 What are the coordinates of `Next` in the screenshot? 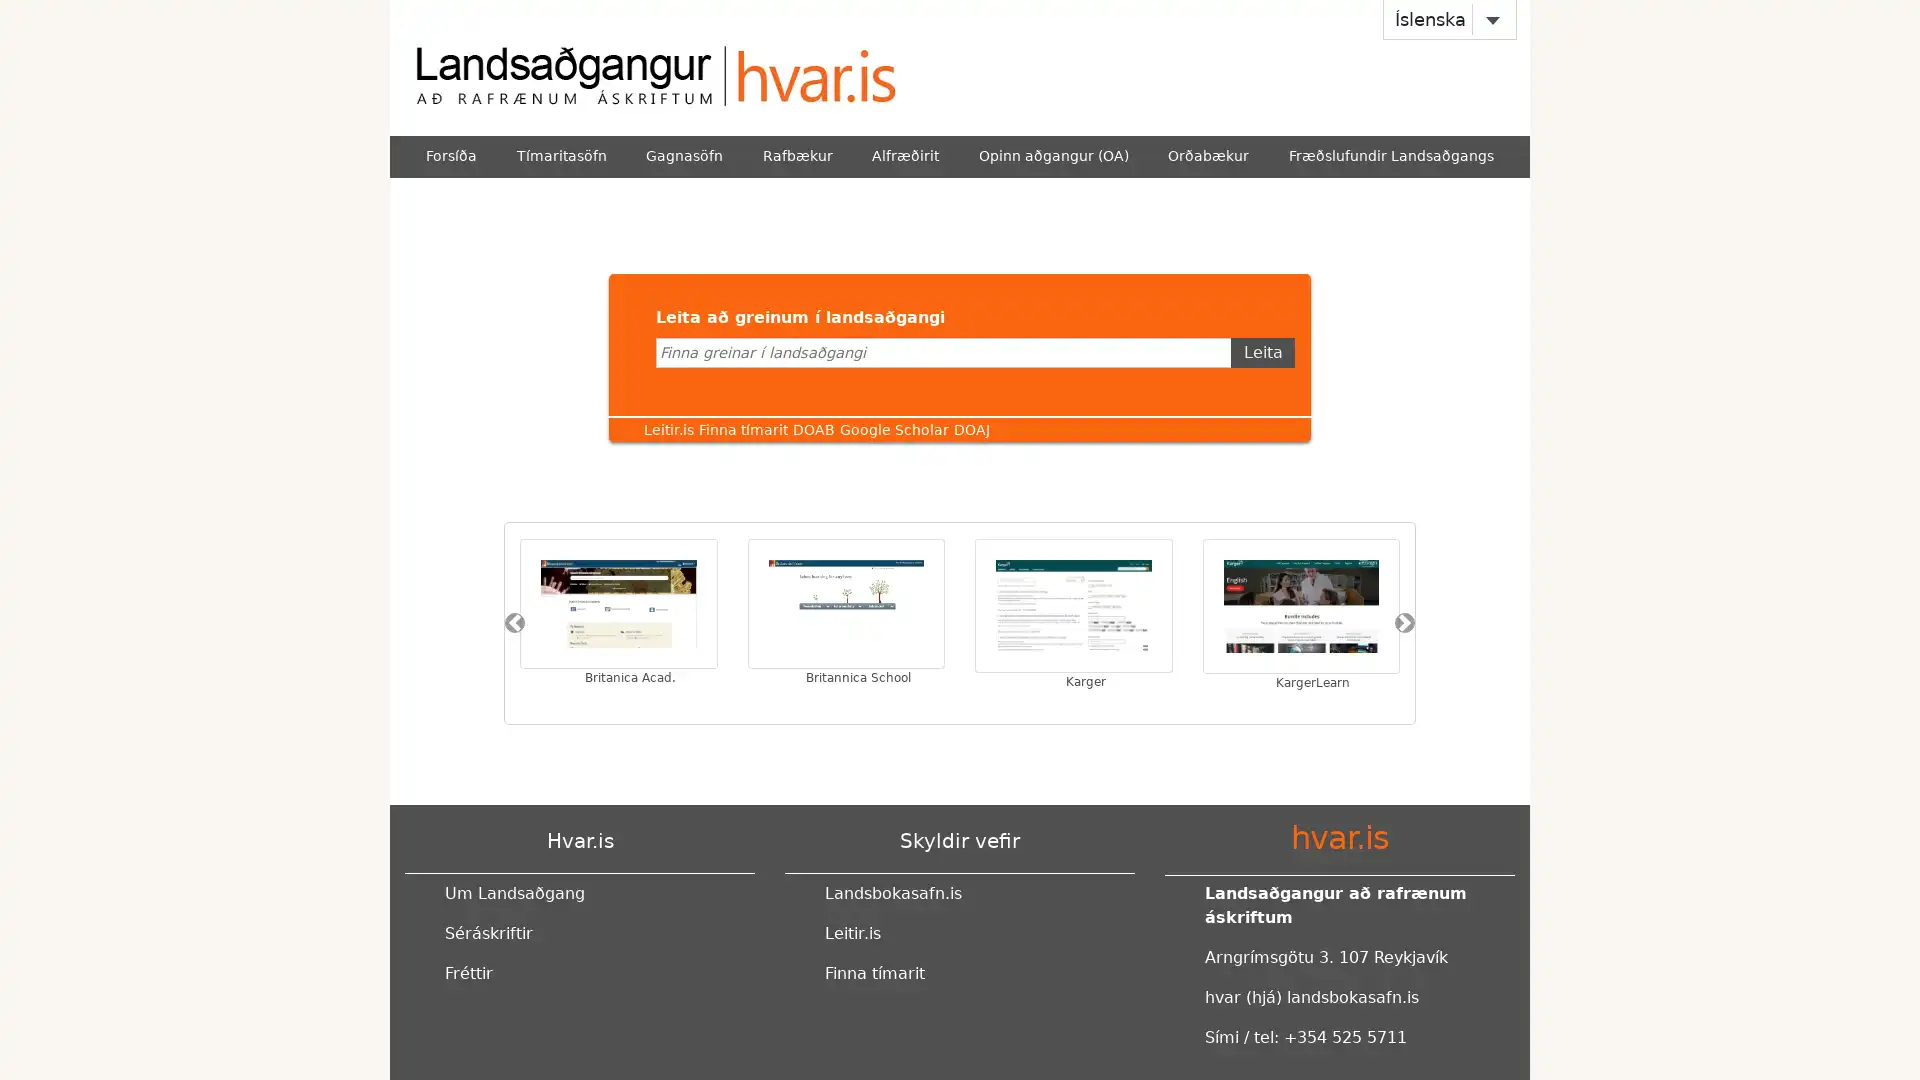 It's located at (1404, 622).